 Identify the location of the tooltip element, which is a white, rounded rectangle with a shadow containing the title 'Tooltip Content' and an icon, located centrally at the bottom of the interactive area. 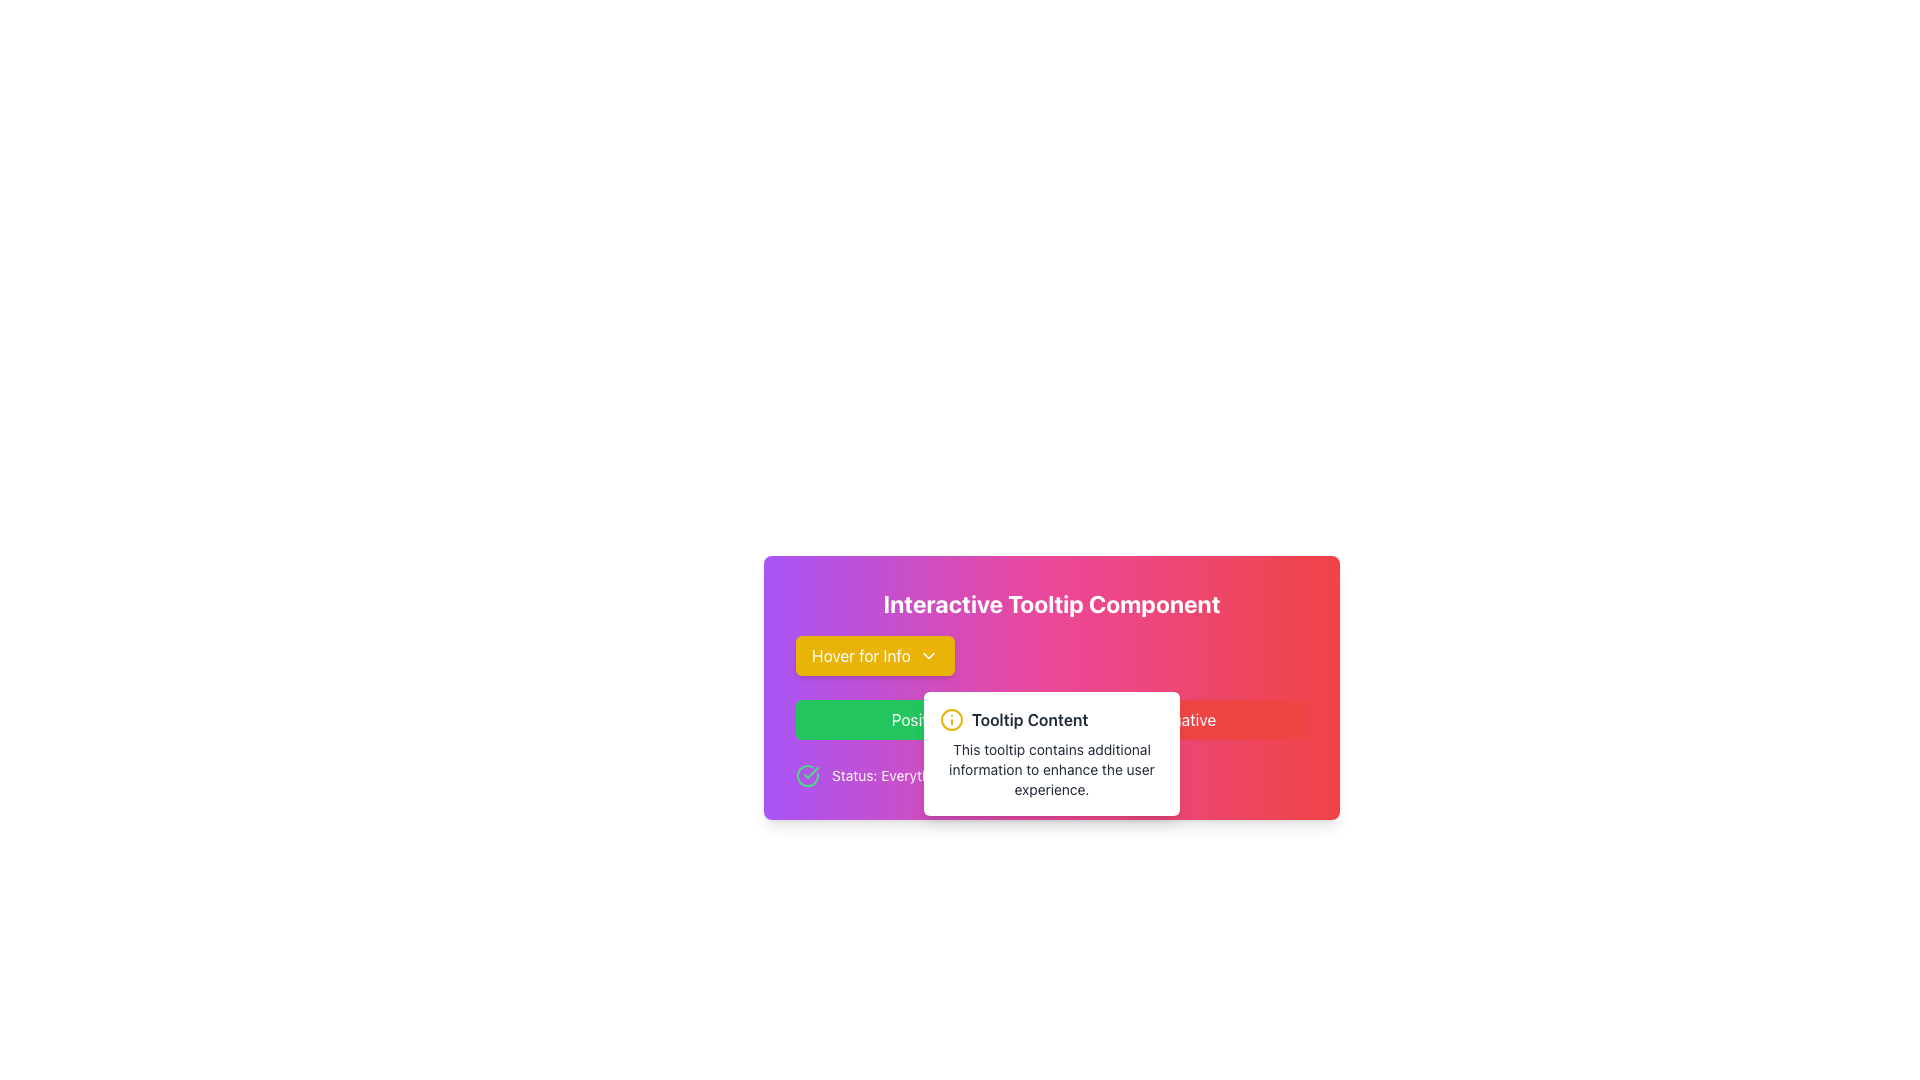
(1050, 753).